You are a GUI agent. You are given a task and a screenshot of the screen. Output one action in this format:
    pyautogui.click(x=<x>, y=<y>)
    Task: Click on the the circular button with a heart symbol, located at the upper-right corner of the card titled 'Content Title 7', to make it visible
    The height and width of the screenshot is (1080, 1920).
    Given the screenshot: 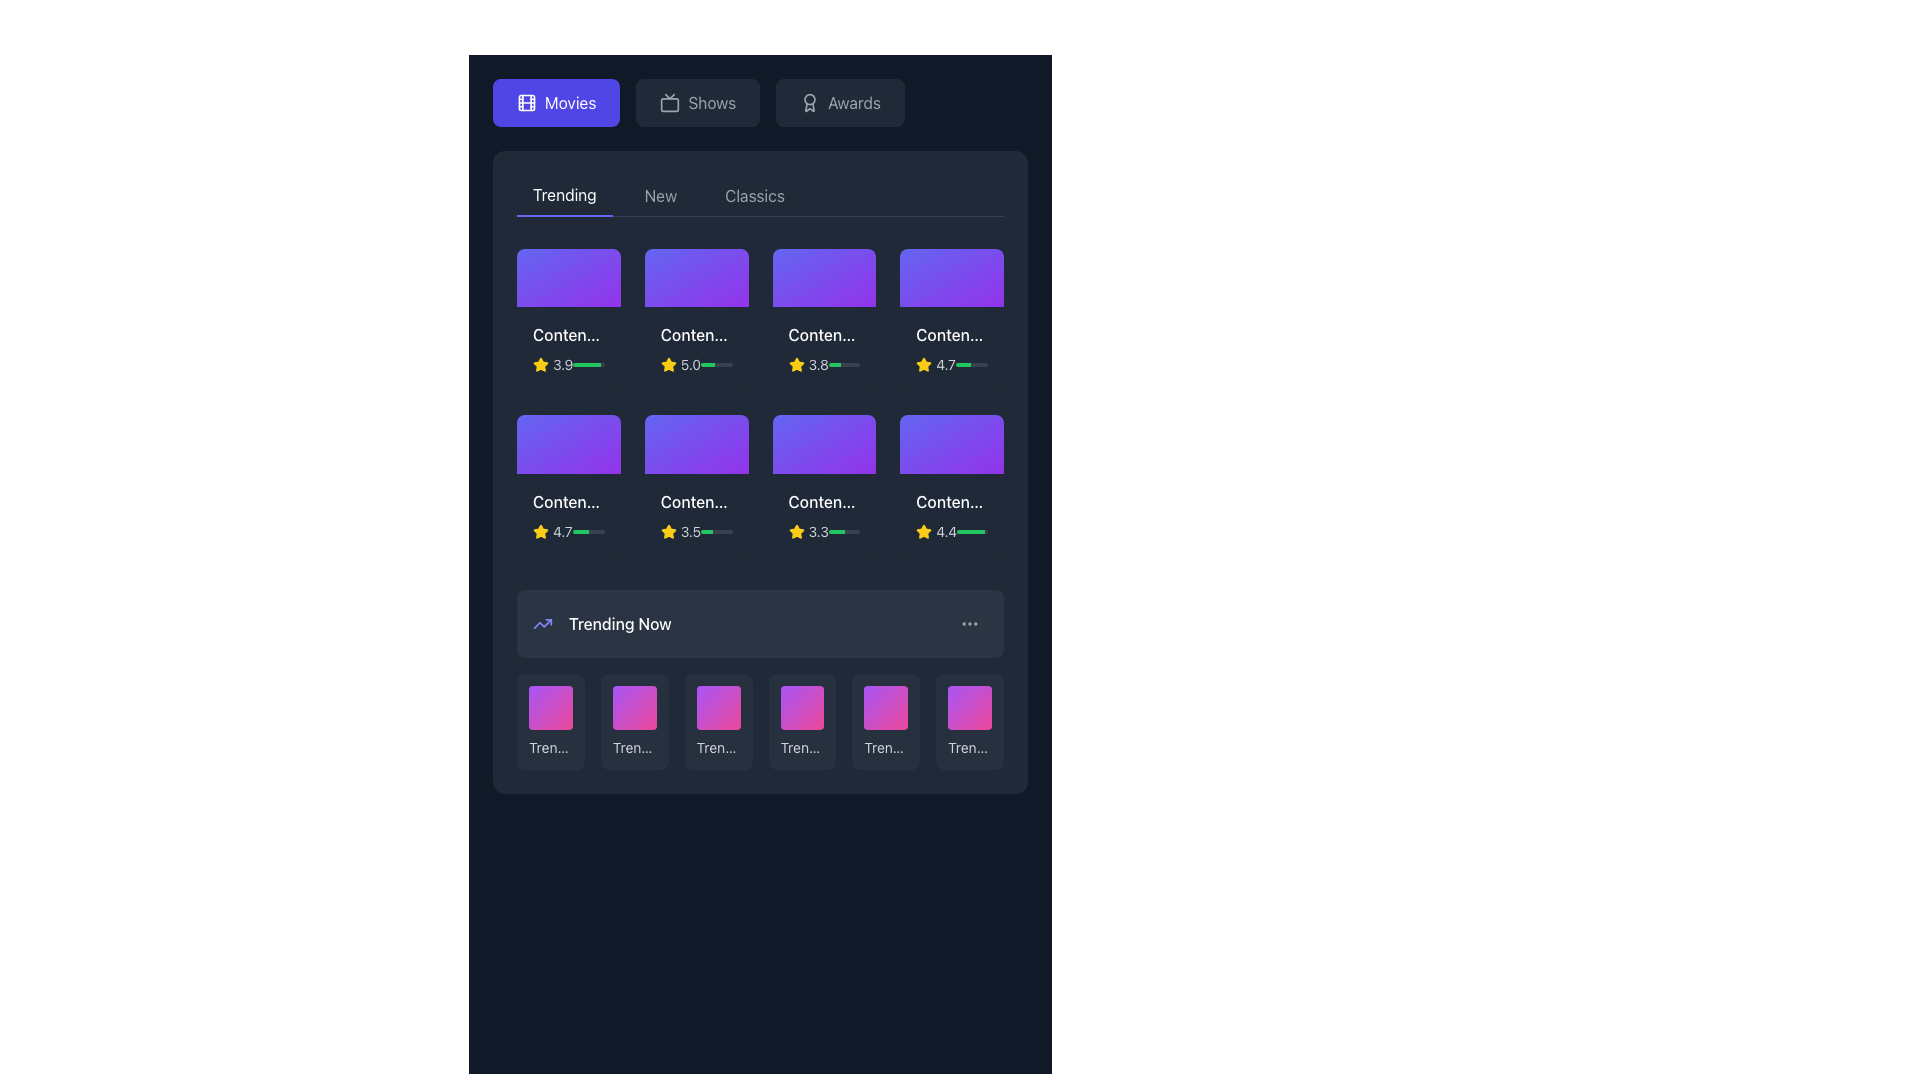 What is the action you would take?
    pyautogui.click(x=856, y=434)
    